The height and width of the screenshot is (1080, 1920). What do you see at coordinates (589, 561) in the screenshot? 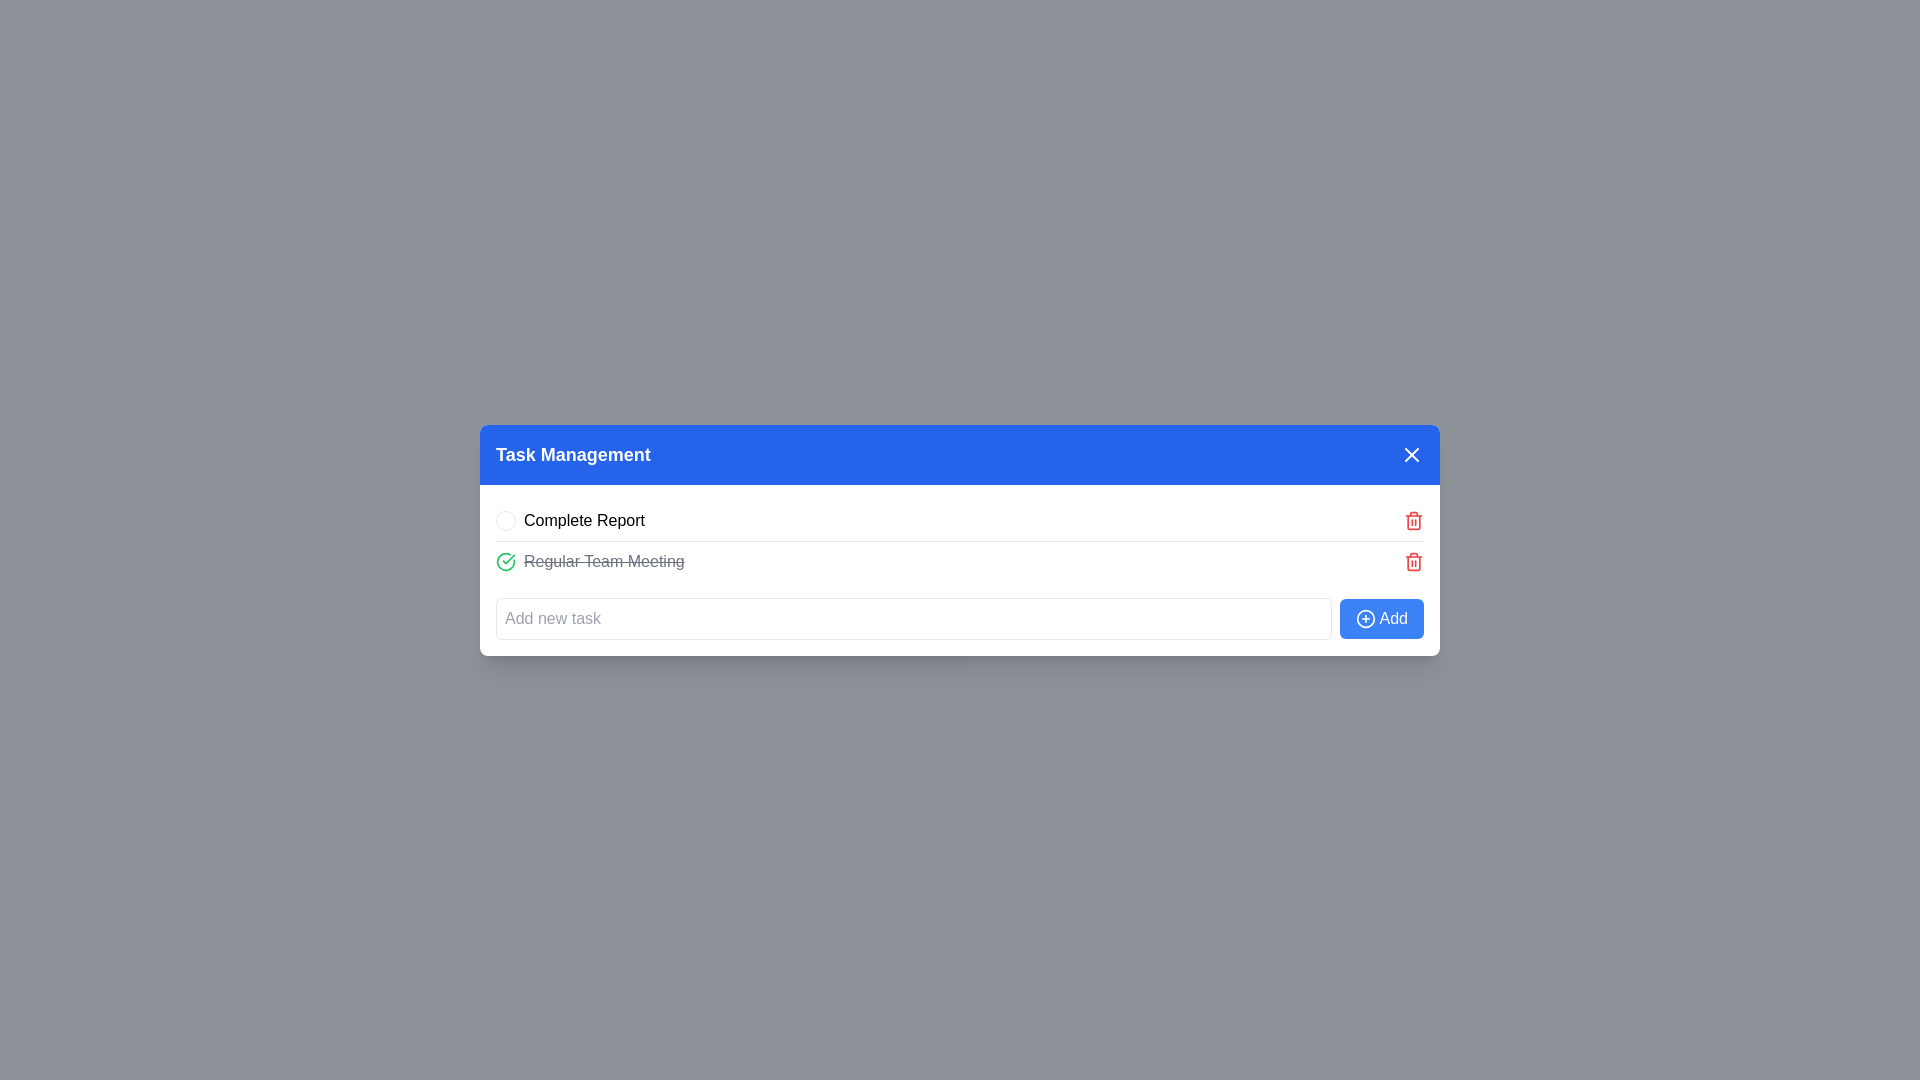
I see `the Task item labeled 'Regular Team Meeting' which has a strikethrough and is preceded by a green checkmark icon, located under 'Task Management.'` at bounding box center [589, 561].